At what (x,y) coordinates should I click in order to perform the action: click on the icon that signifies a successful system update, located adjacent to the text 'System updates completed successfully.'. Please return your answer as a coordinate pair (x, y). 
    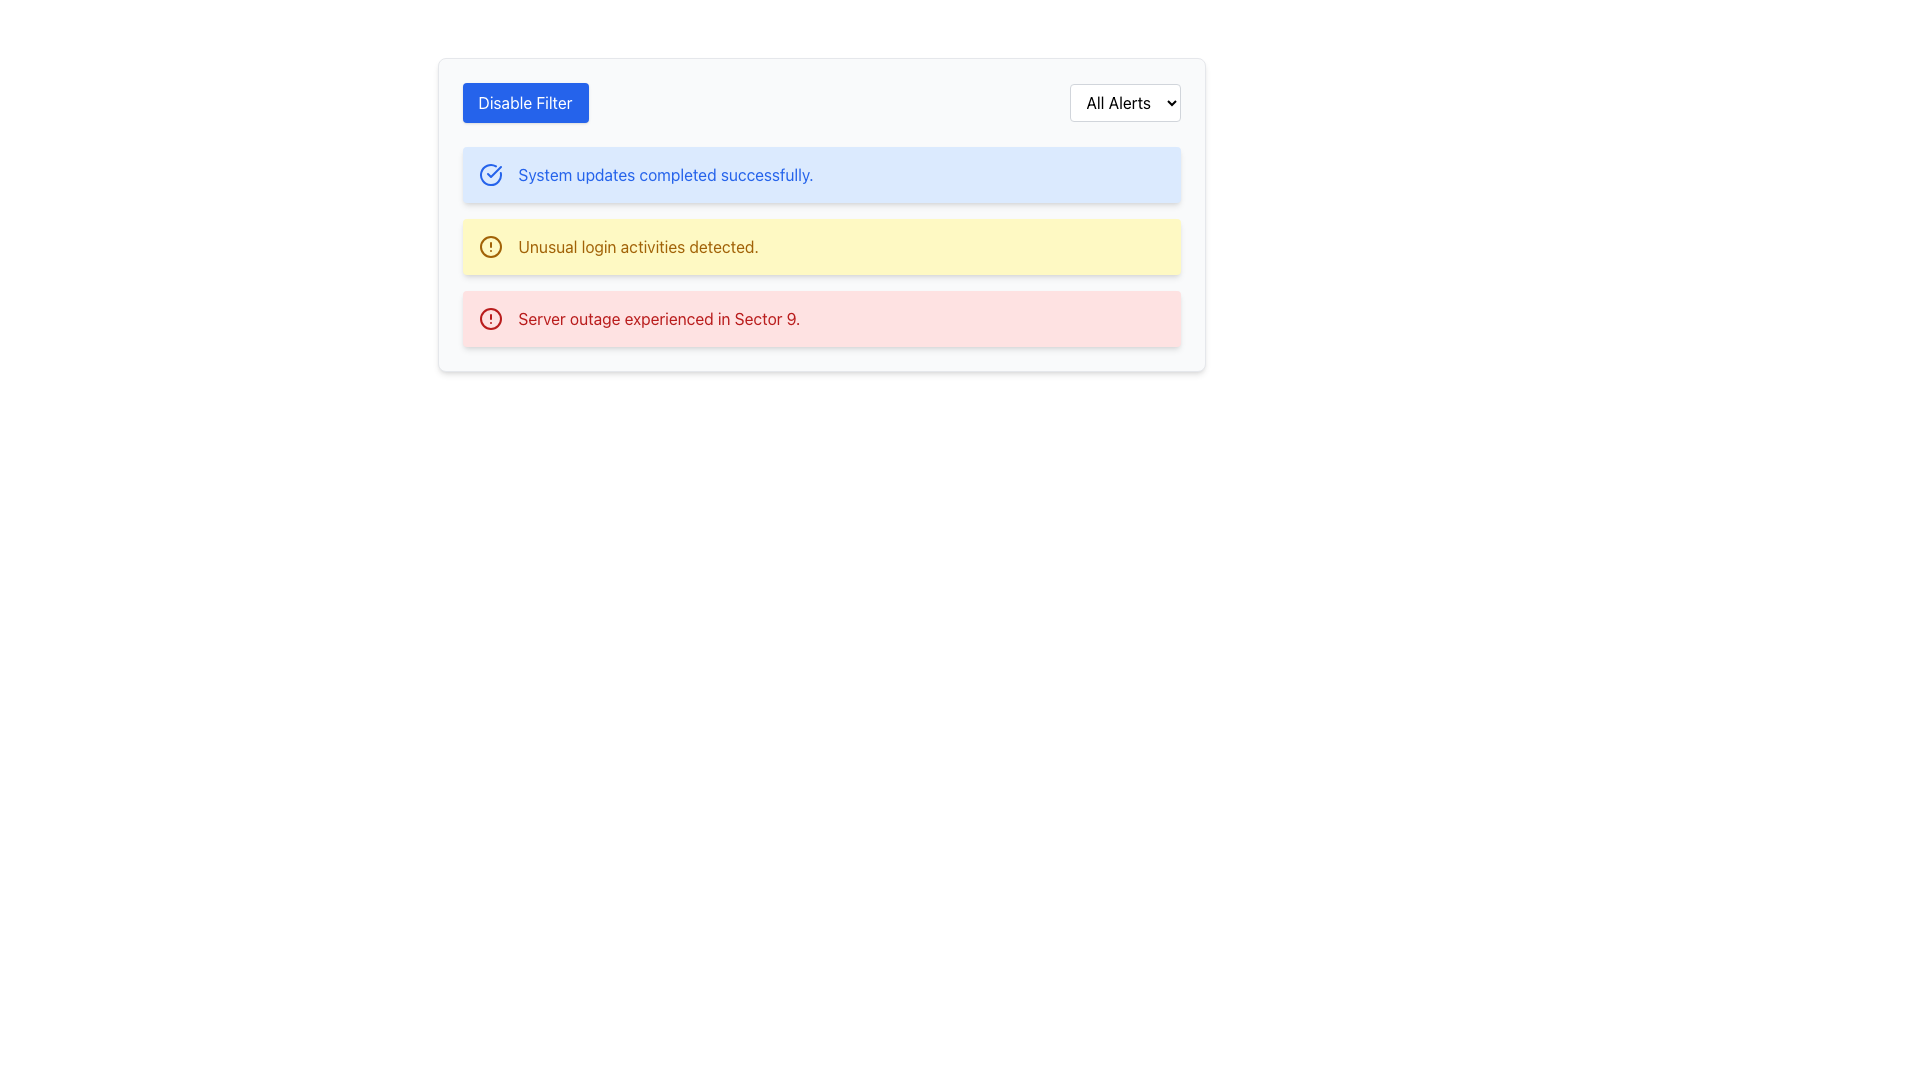
    Looking at the image, I should click on (494, 171).